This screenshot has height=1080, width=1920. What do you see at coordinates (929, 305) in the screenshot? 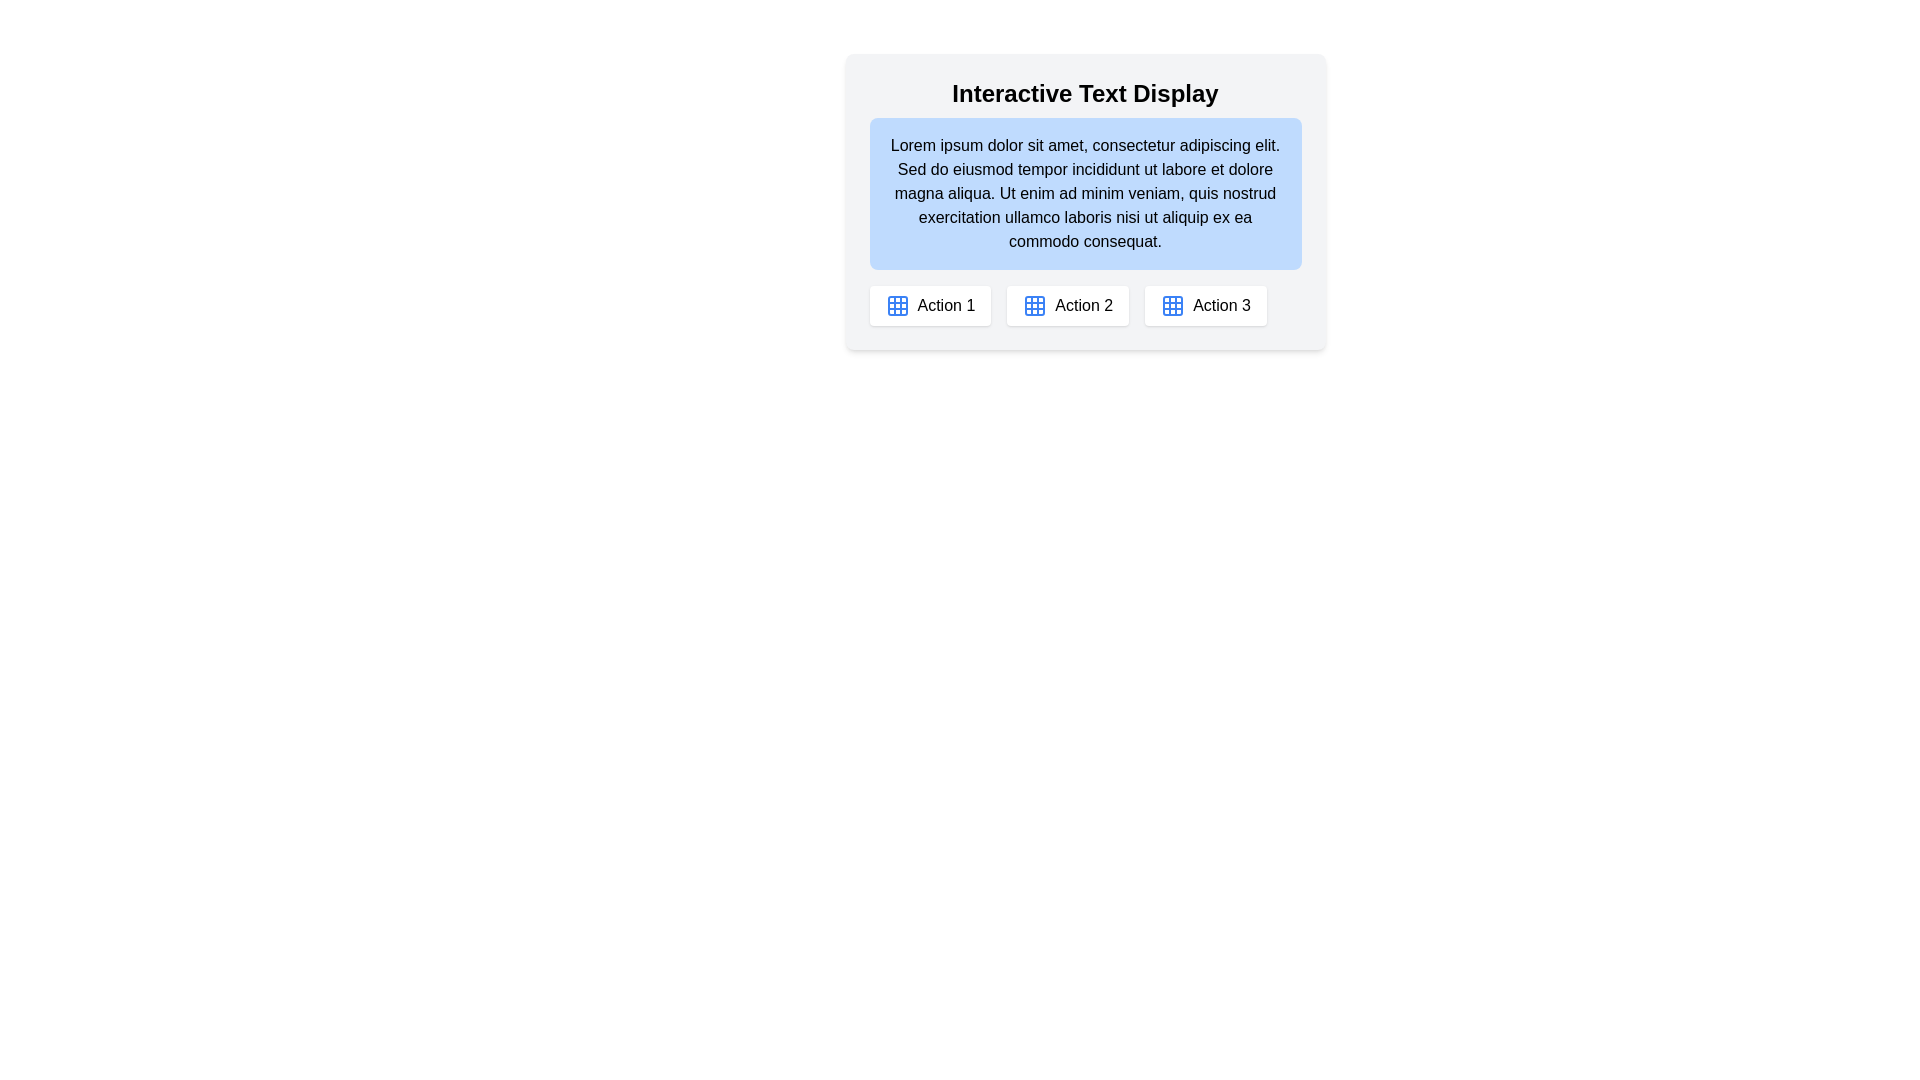
I see `the first button for 'Action 1' located at the bottom left of the card layout` at bounding box center [929, 305].